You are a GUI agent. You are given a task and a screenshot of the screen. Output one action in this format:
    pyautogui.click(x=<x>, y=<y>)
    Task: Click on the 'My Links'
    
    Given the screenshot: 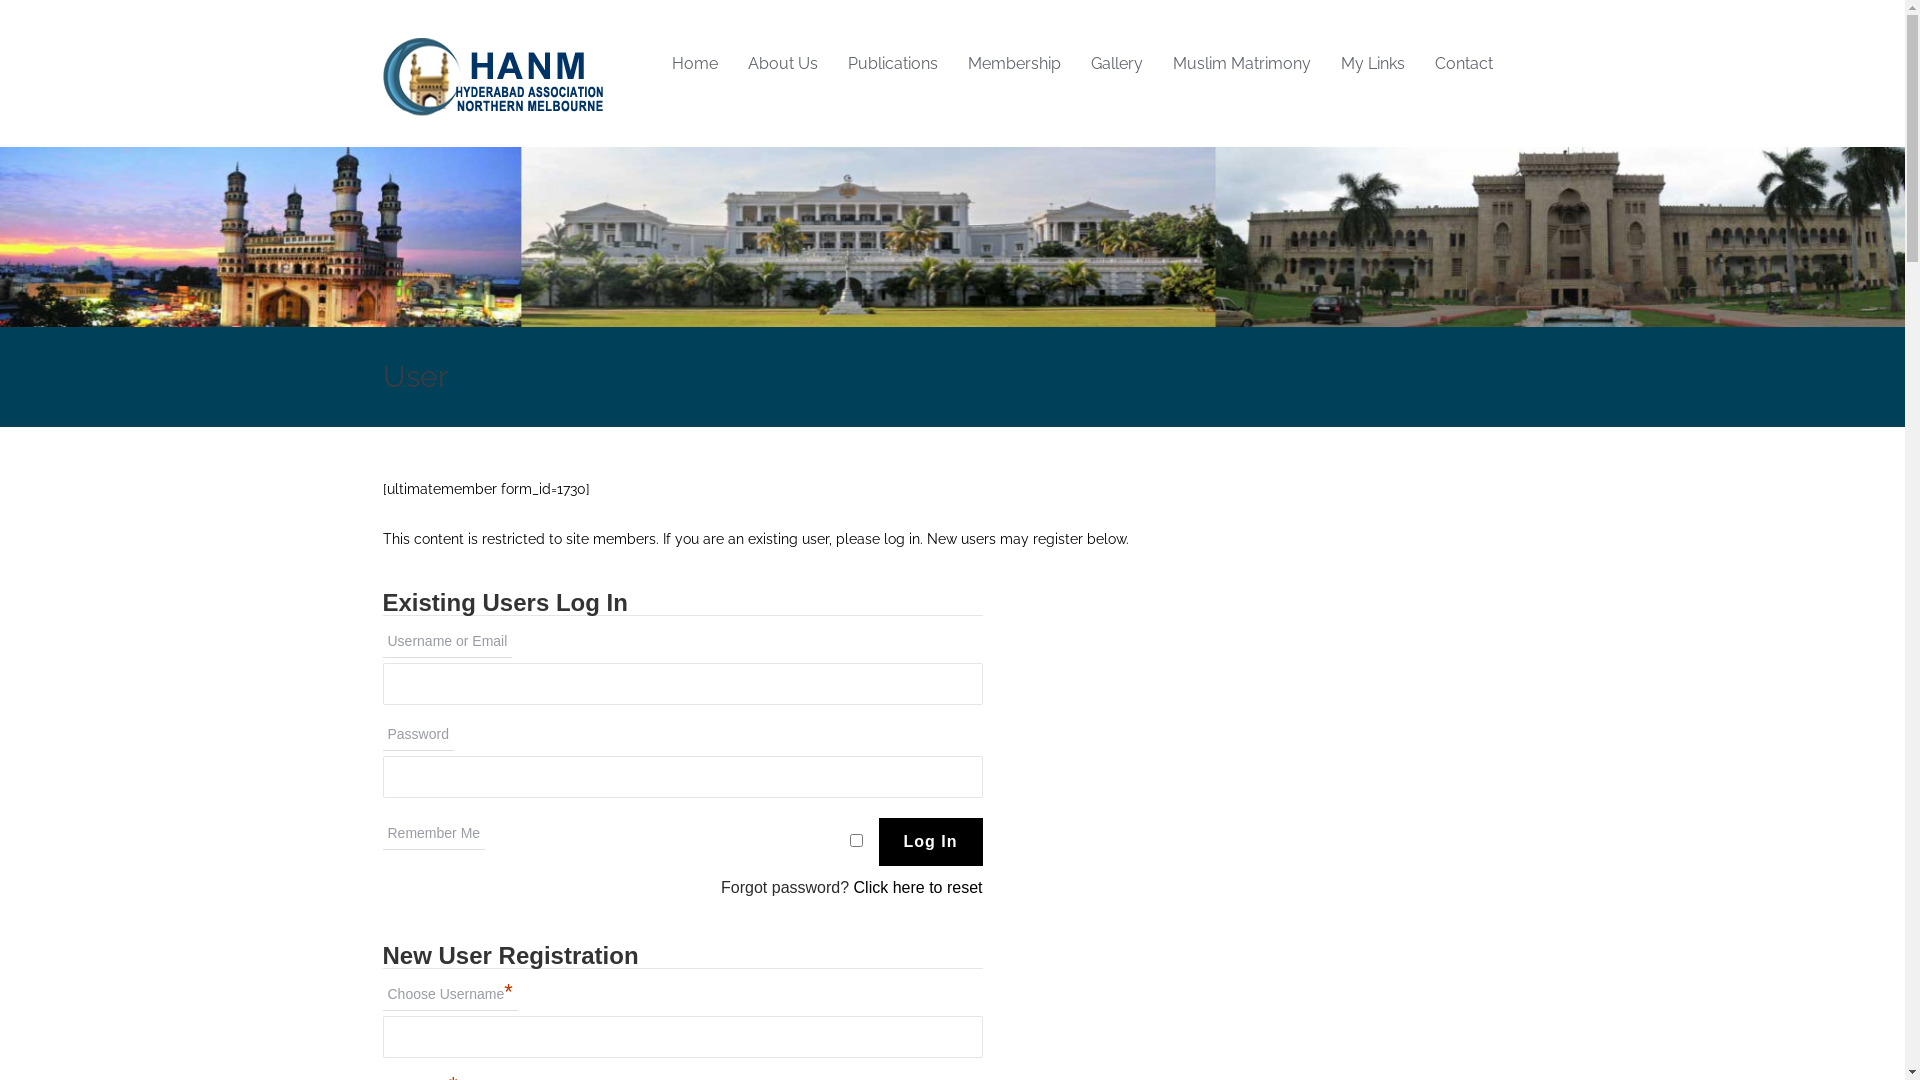 What is the action you would take?
    pyautogui.click(x=1325, y=63)
    